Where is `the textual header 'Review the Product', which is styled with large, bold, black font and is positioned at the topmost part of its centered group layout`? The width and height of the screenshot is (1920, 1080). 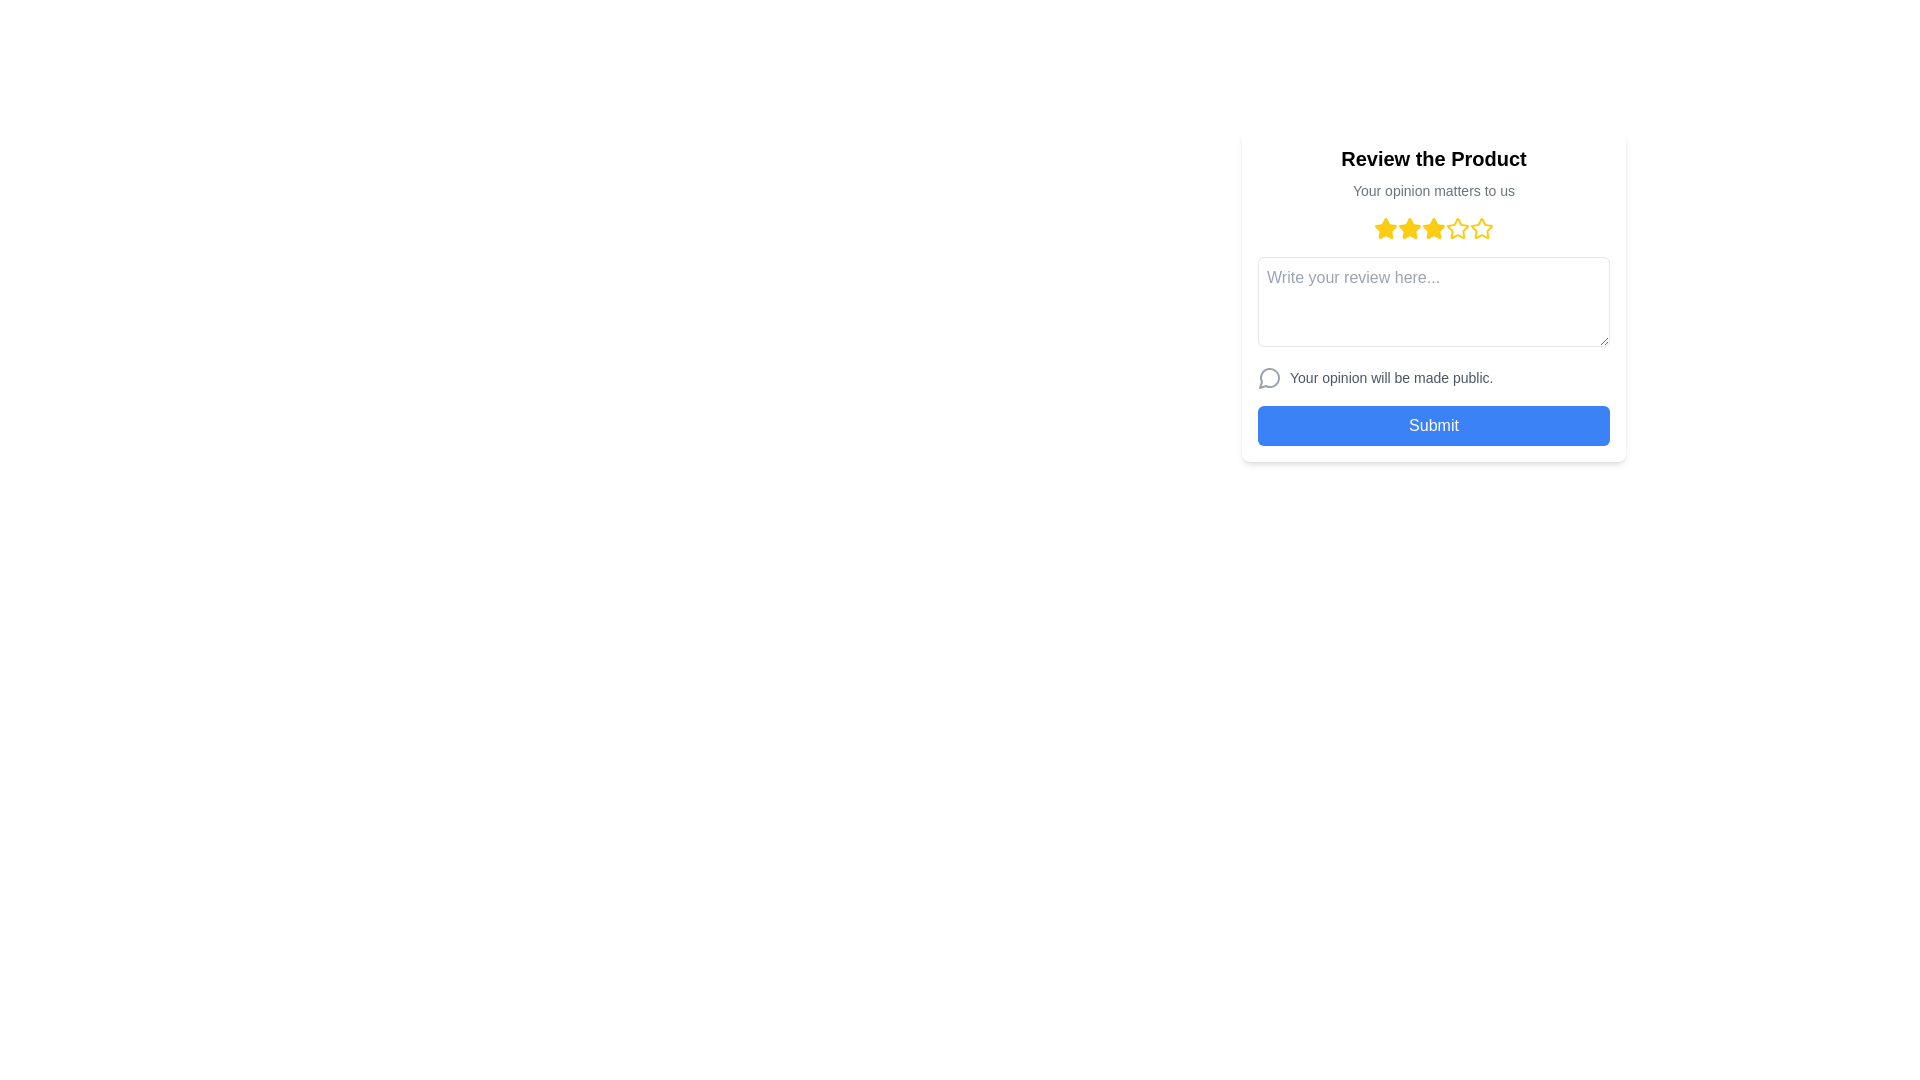 the textual header 'Review the Product', which is styled with large, bold, black font and is positioned at the topmost part of its centered group layout is located at coordinates (1433, 157).